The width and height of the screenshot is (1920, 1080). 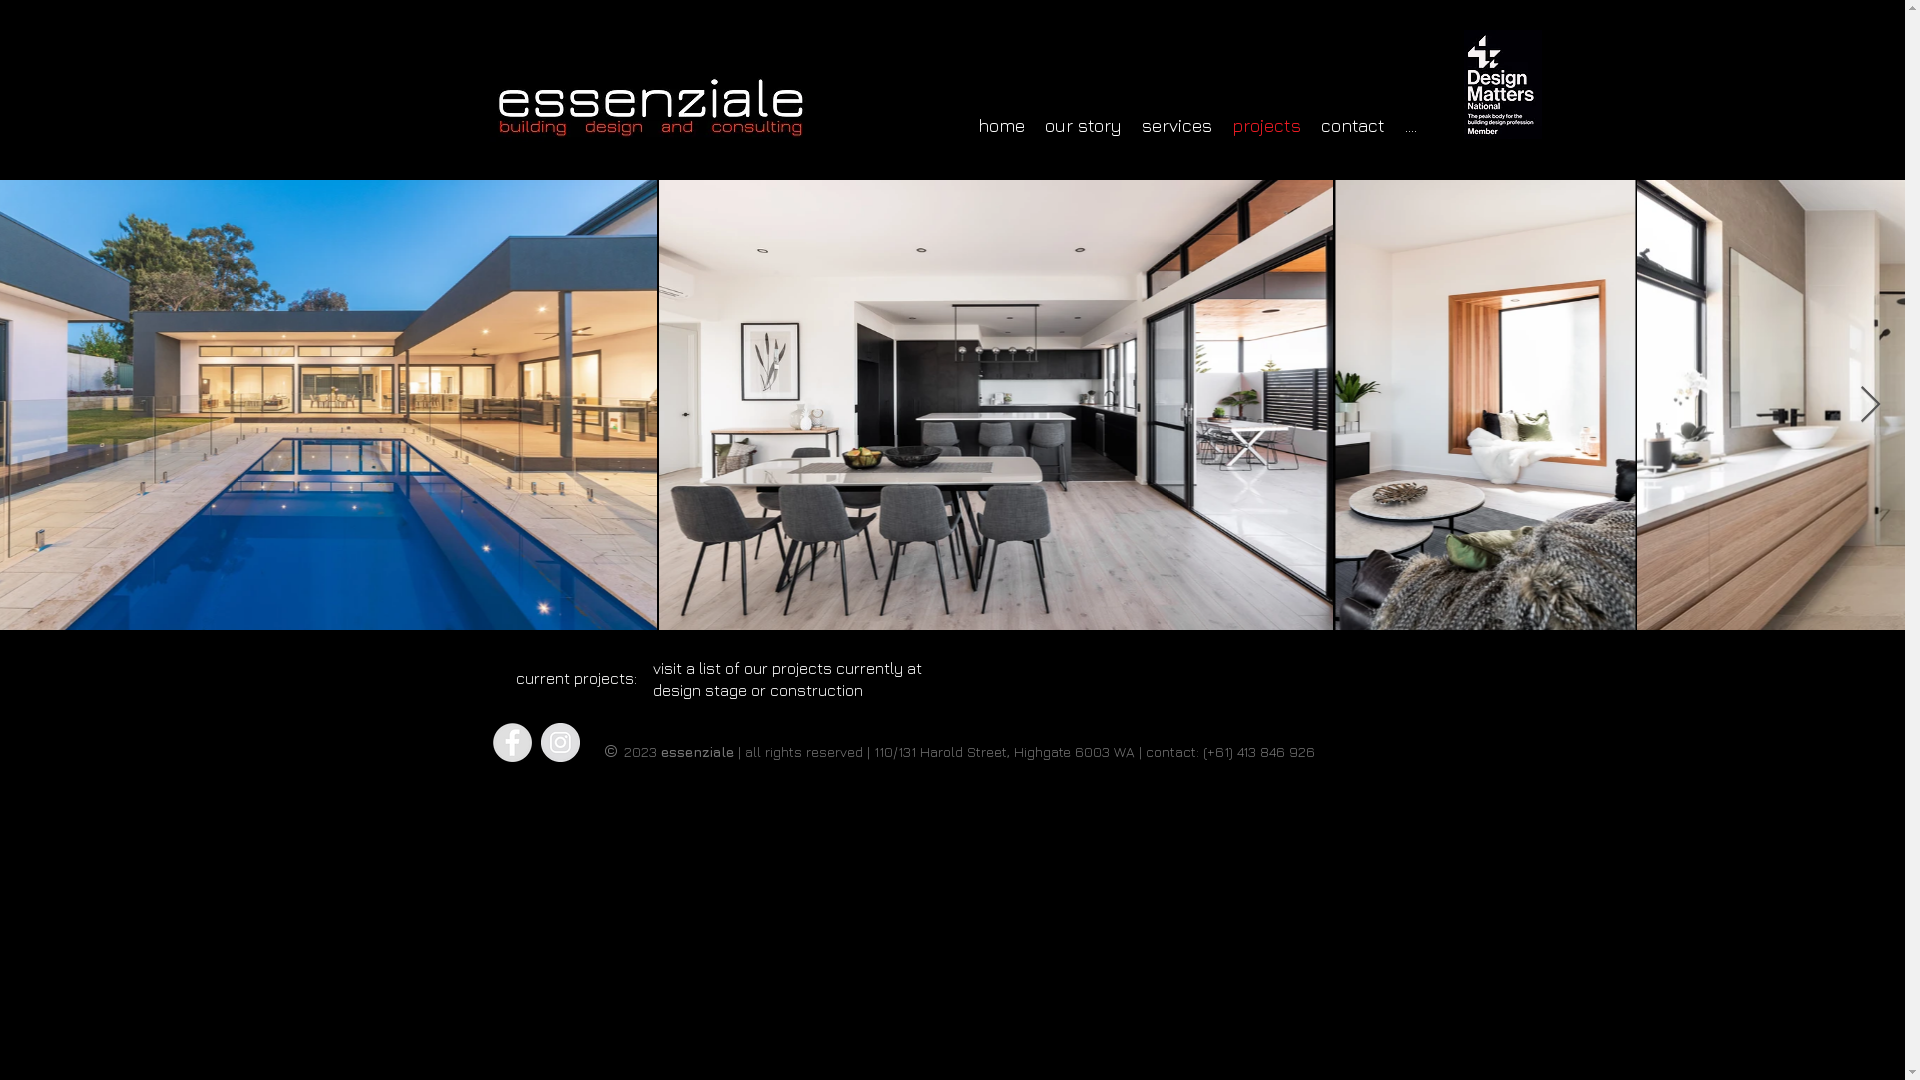 I want to click on 'contact', so click(x=1352, y=126).